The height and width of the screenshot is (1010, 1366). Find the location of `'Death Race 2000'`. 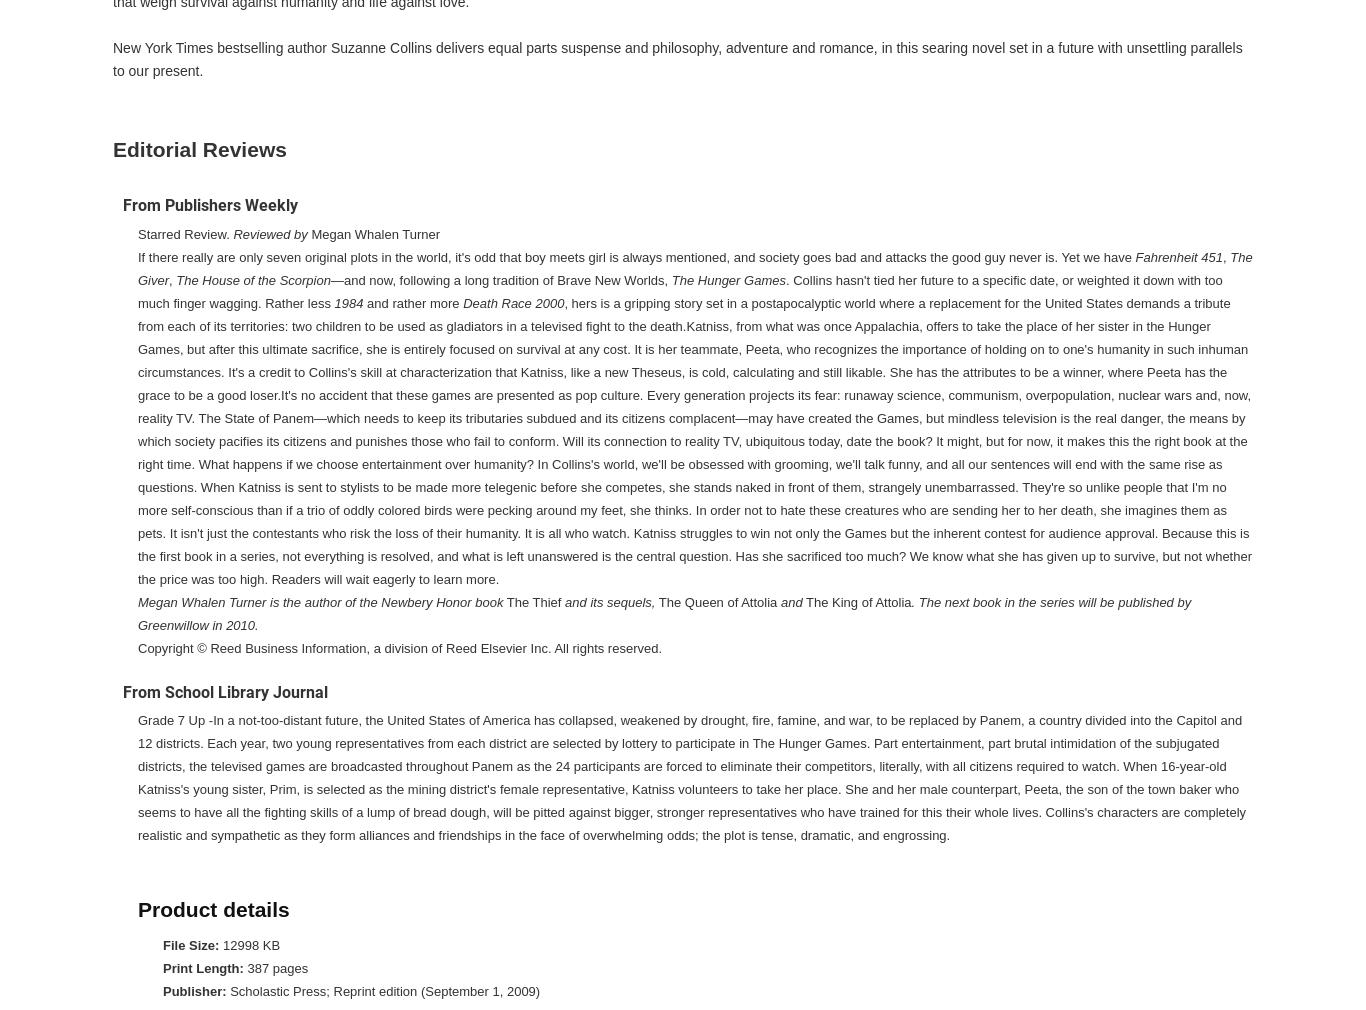

'Death Race 2000' is located at coordinates (513, 302).